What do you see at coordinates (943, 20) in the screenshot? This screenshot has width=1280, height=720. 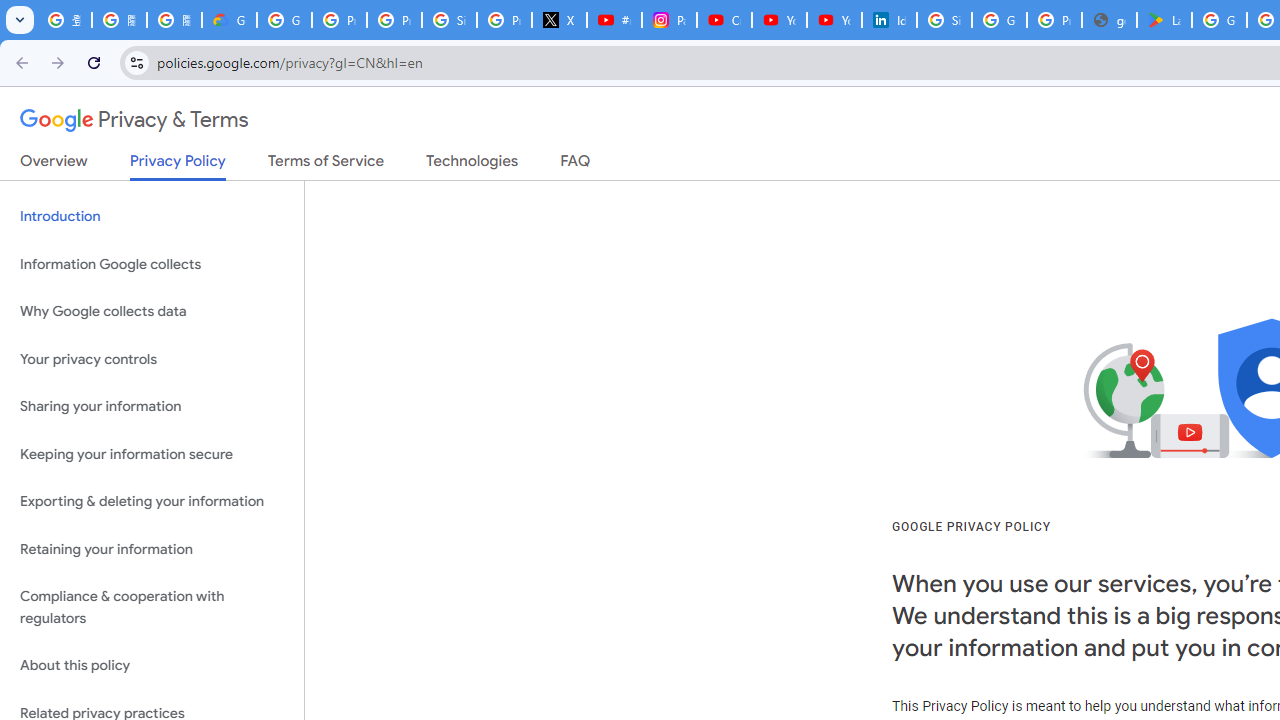 I see `'Sign in - Google Accounts'` at bounding box center [943, 20].